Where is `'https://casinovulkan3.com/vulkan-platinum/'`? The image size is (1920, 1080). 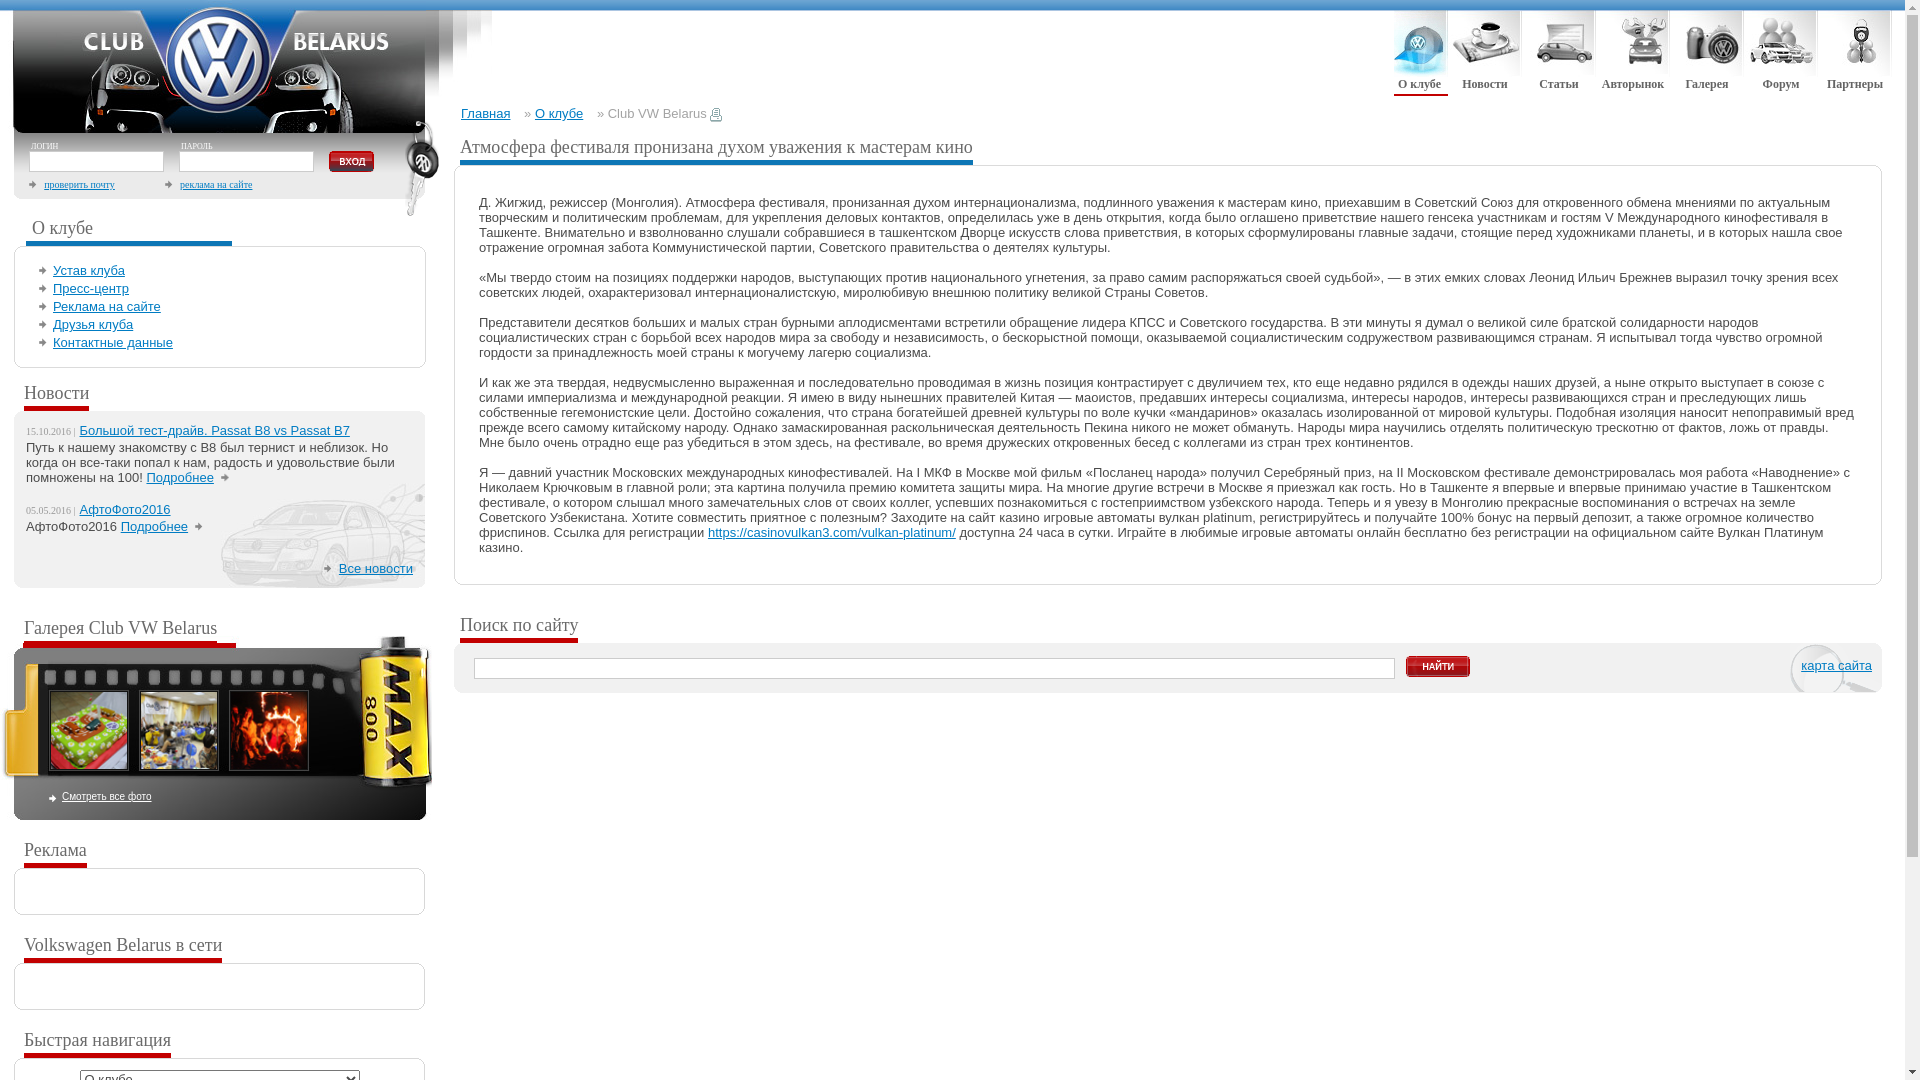 'https://casinovulkan3.com/vulkan-platinum/' is located at coordinates (831, 531).